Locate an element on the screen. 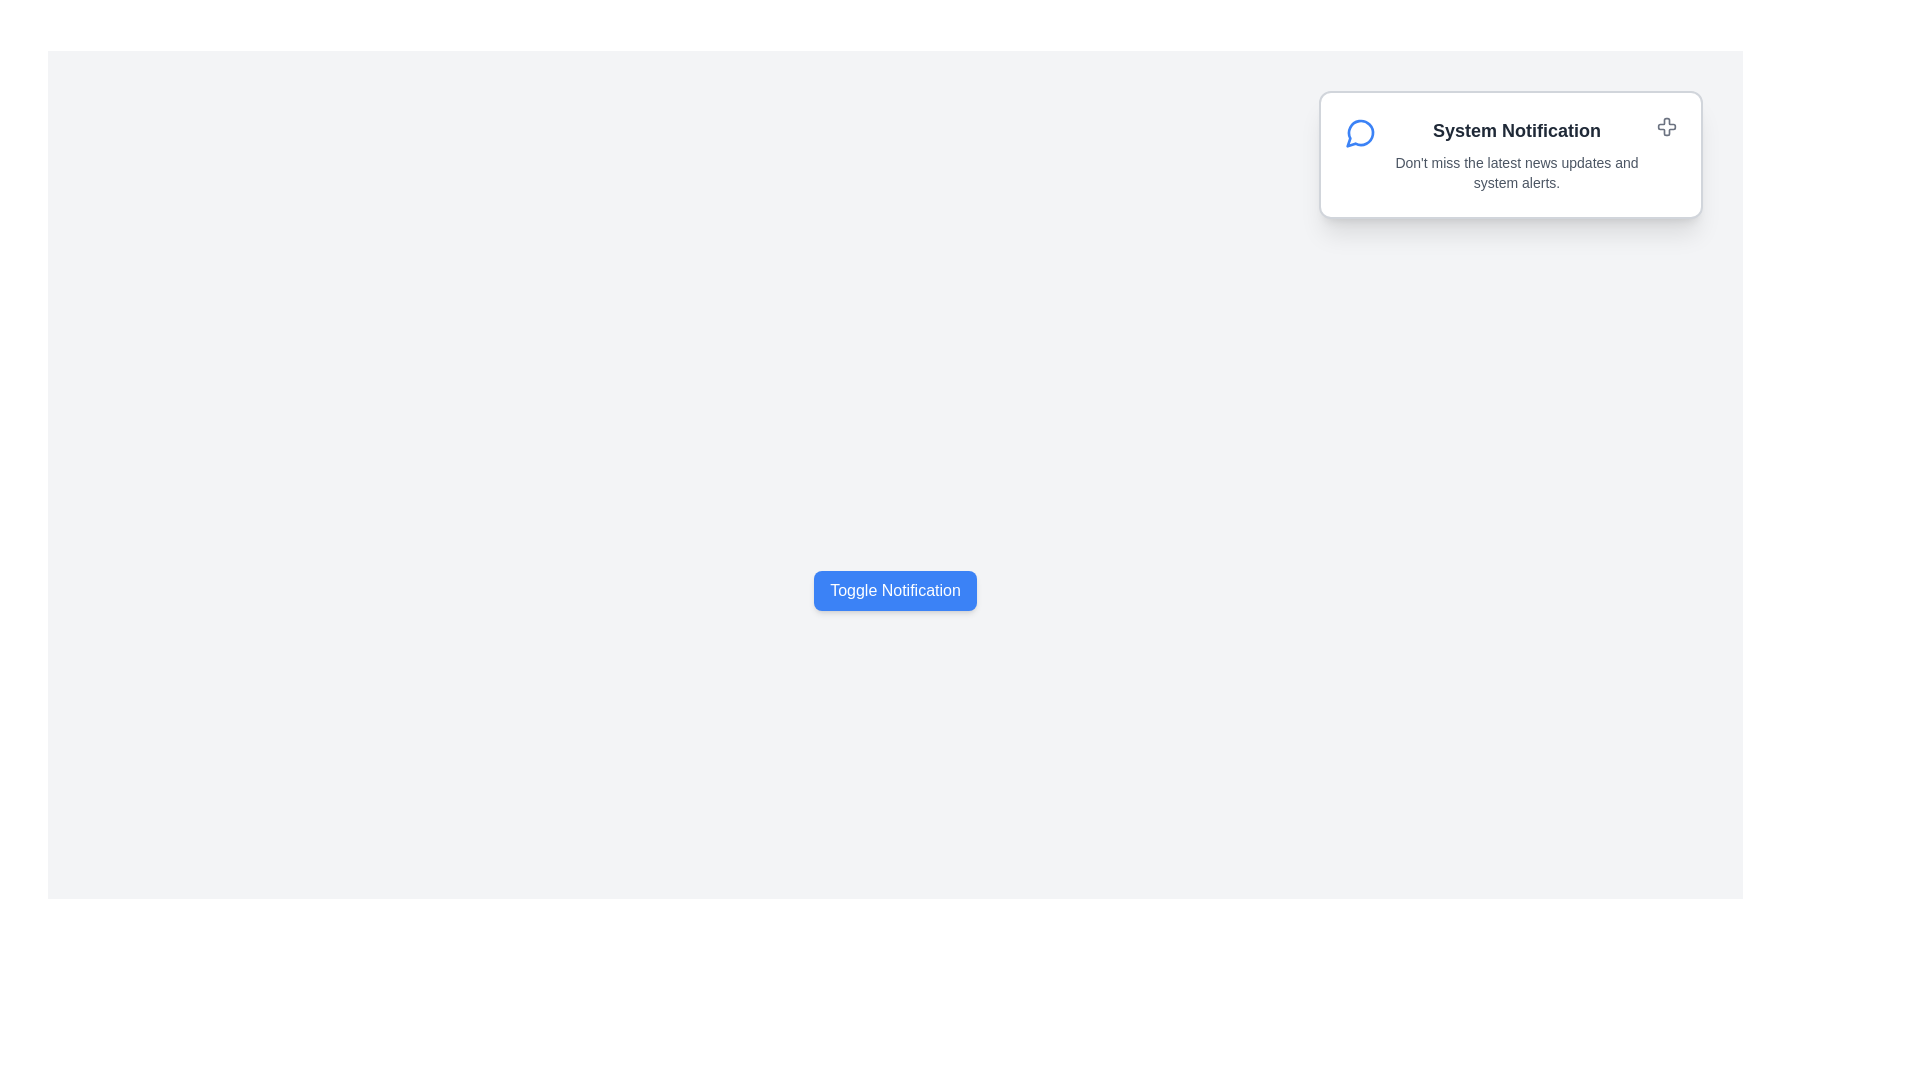 This screenshot has height=1080, width=1920. the informational text display component titled 'System Notification', which features a bold title and descriptive text, located in the top-right area of the main interface is located at coordinates (1516, 153).